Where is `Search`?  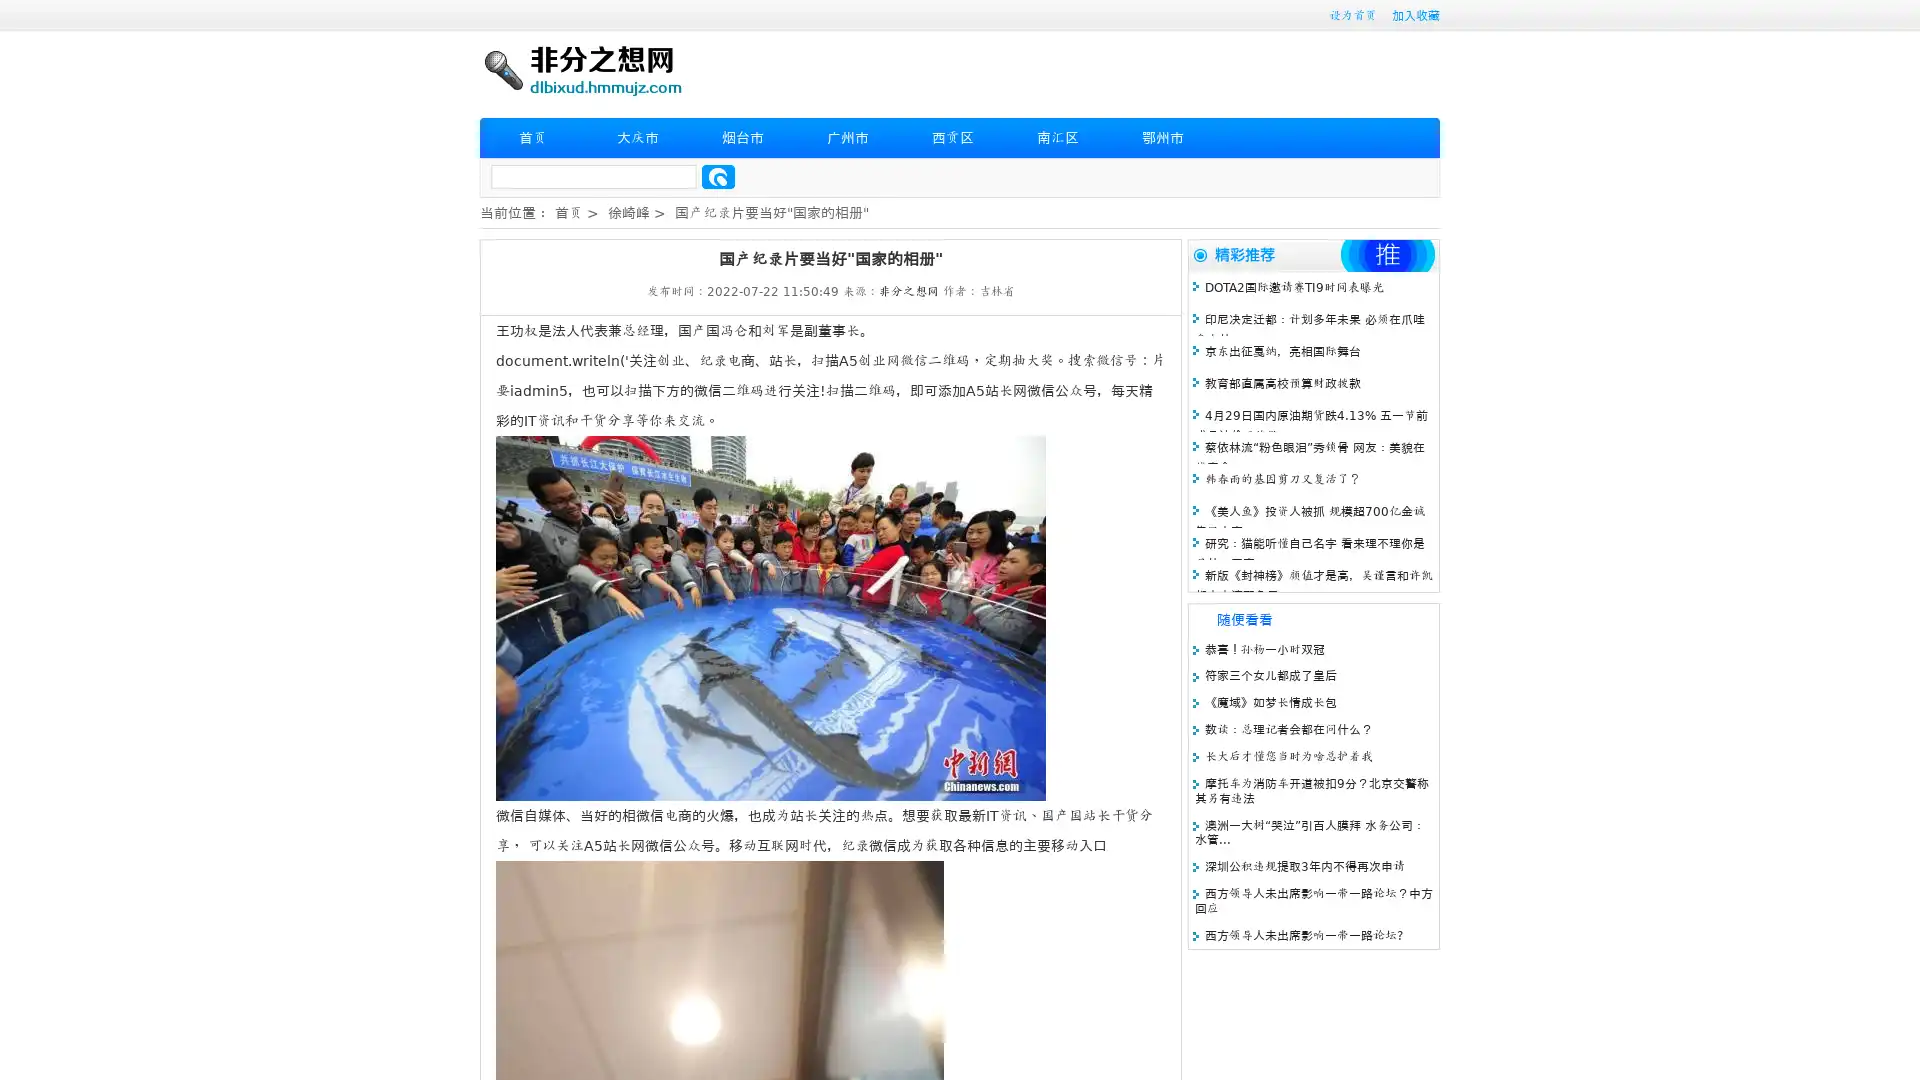 Search is located at coordinates (718, 176).